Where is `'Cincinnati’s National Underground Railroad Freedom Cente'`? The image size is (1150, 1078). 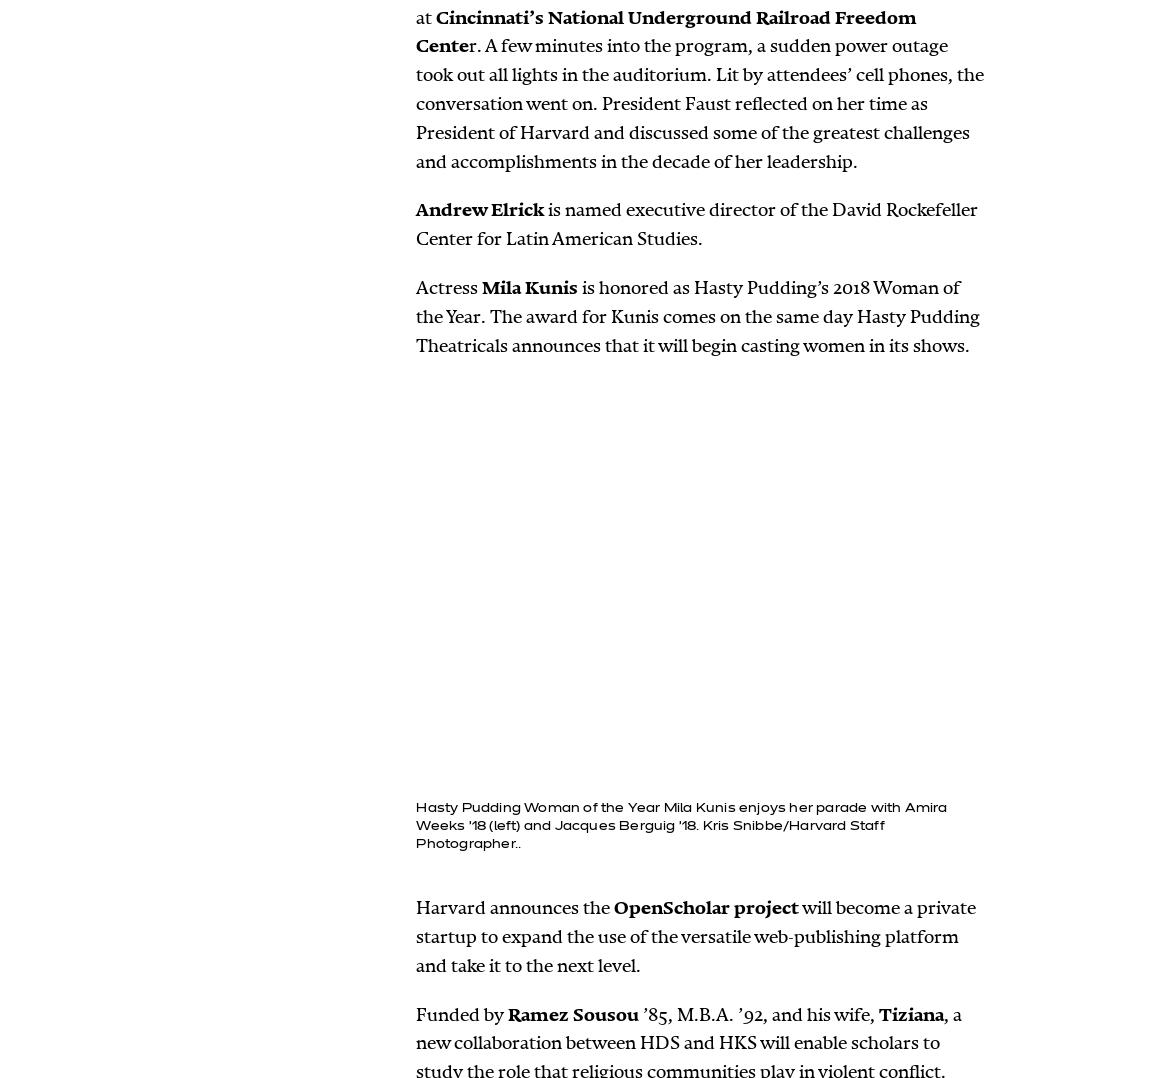 'Cincinnati’s National Underground Railroad Freedom Cente' is located at coordinates (665, 30).